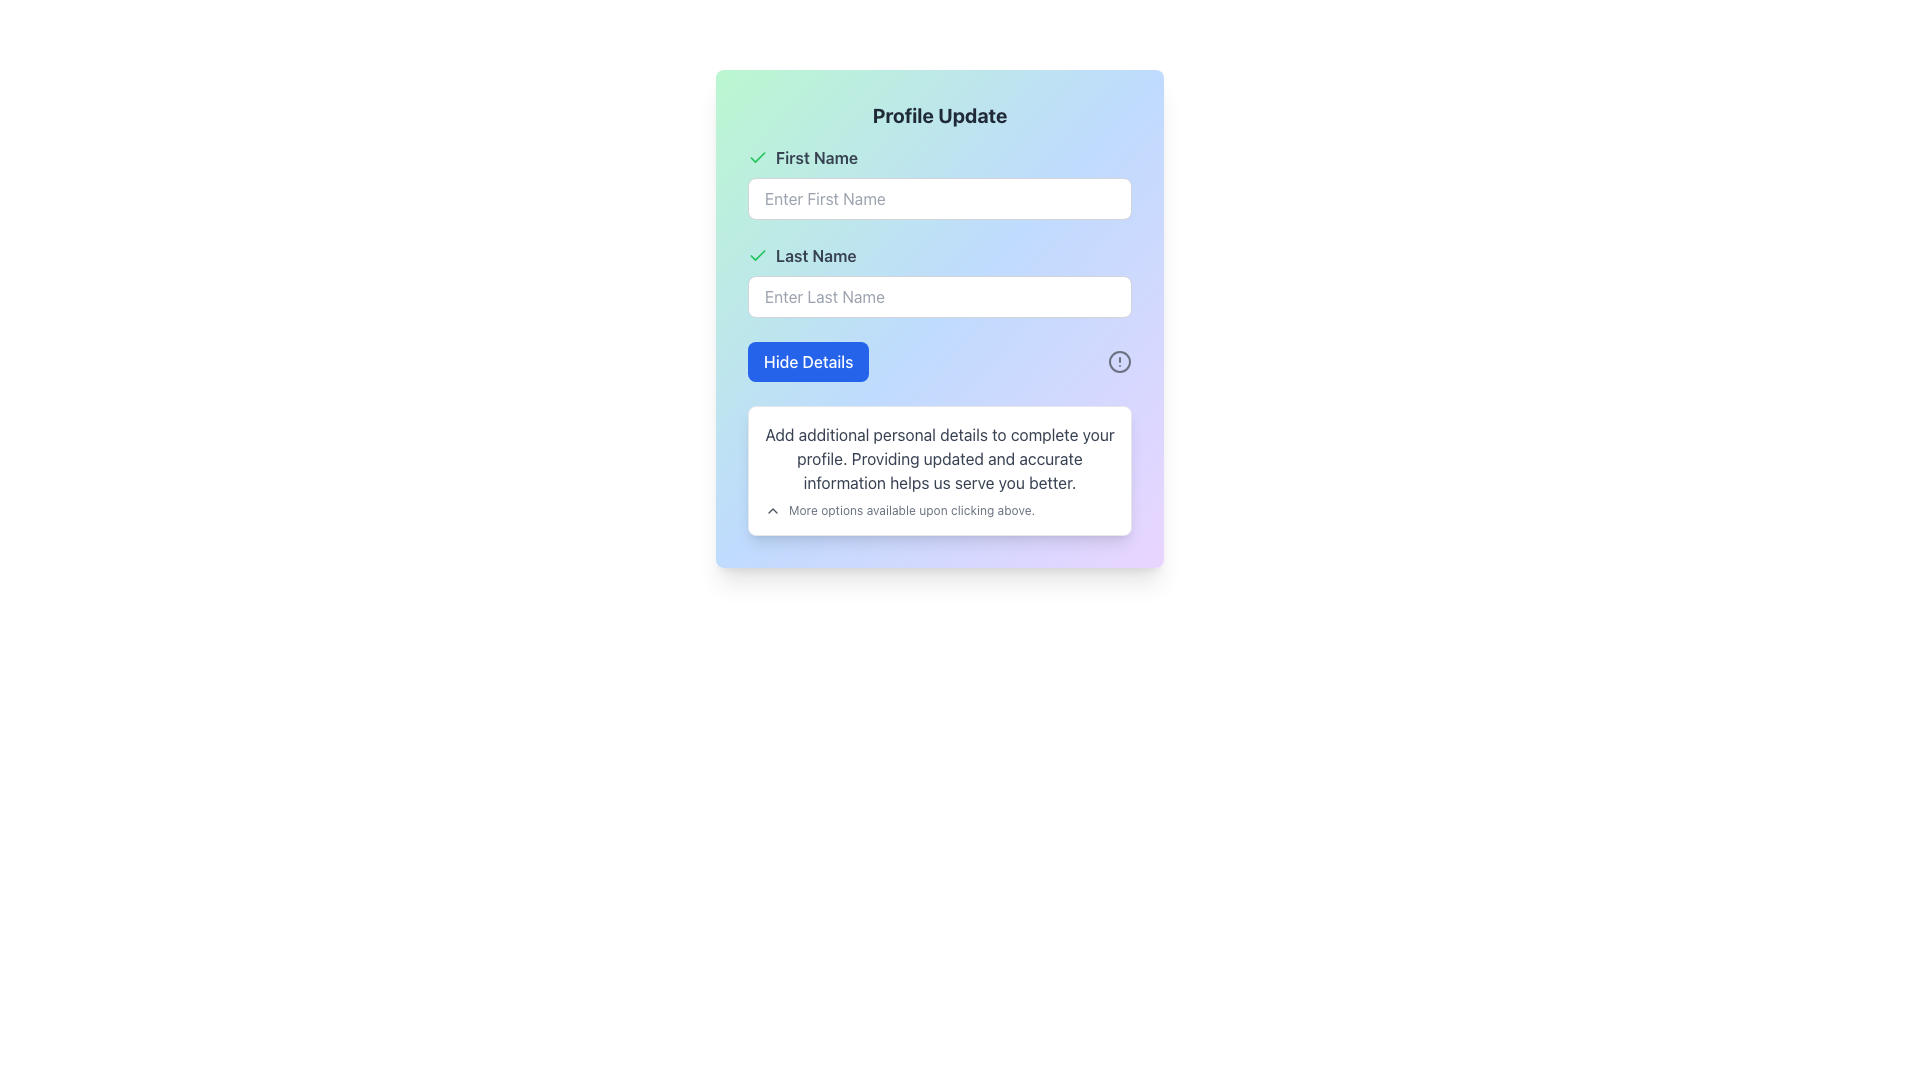  I want to click on the static informational text that guides users to complete their profile, positioned centrally in the lower half of the card layout, so click(939, 459).